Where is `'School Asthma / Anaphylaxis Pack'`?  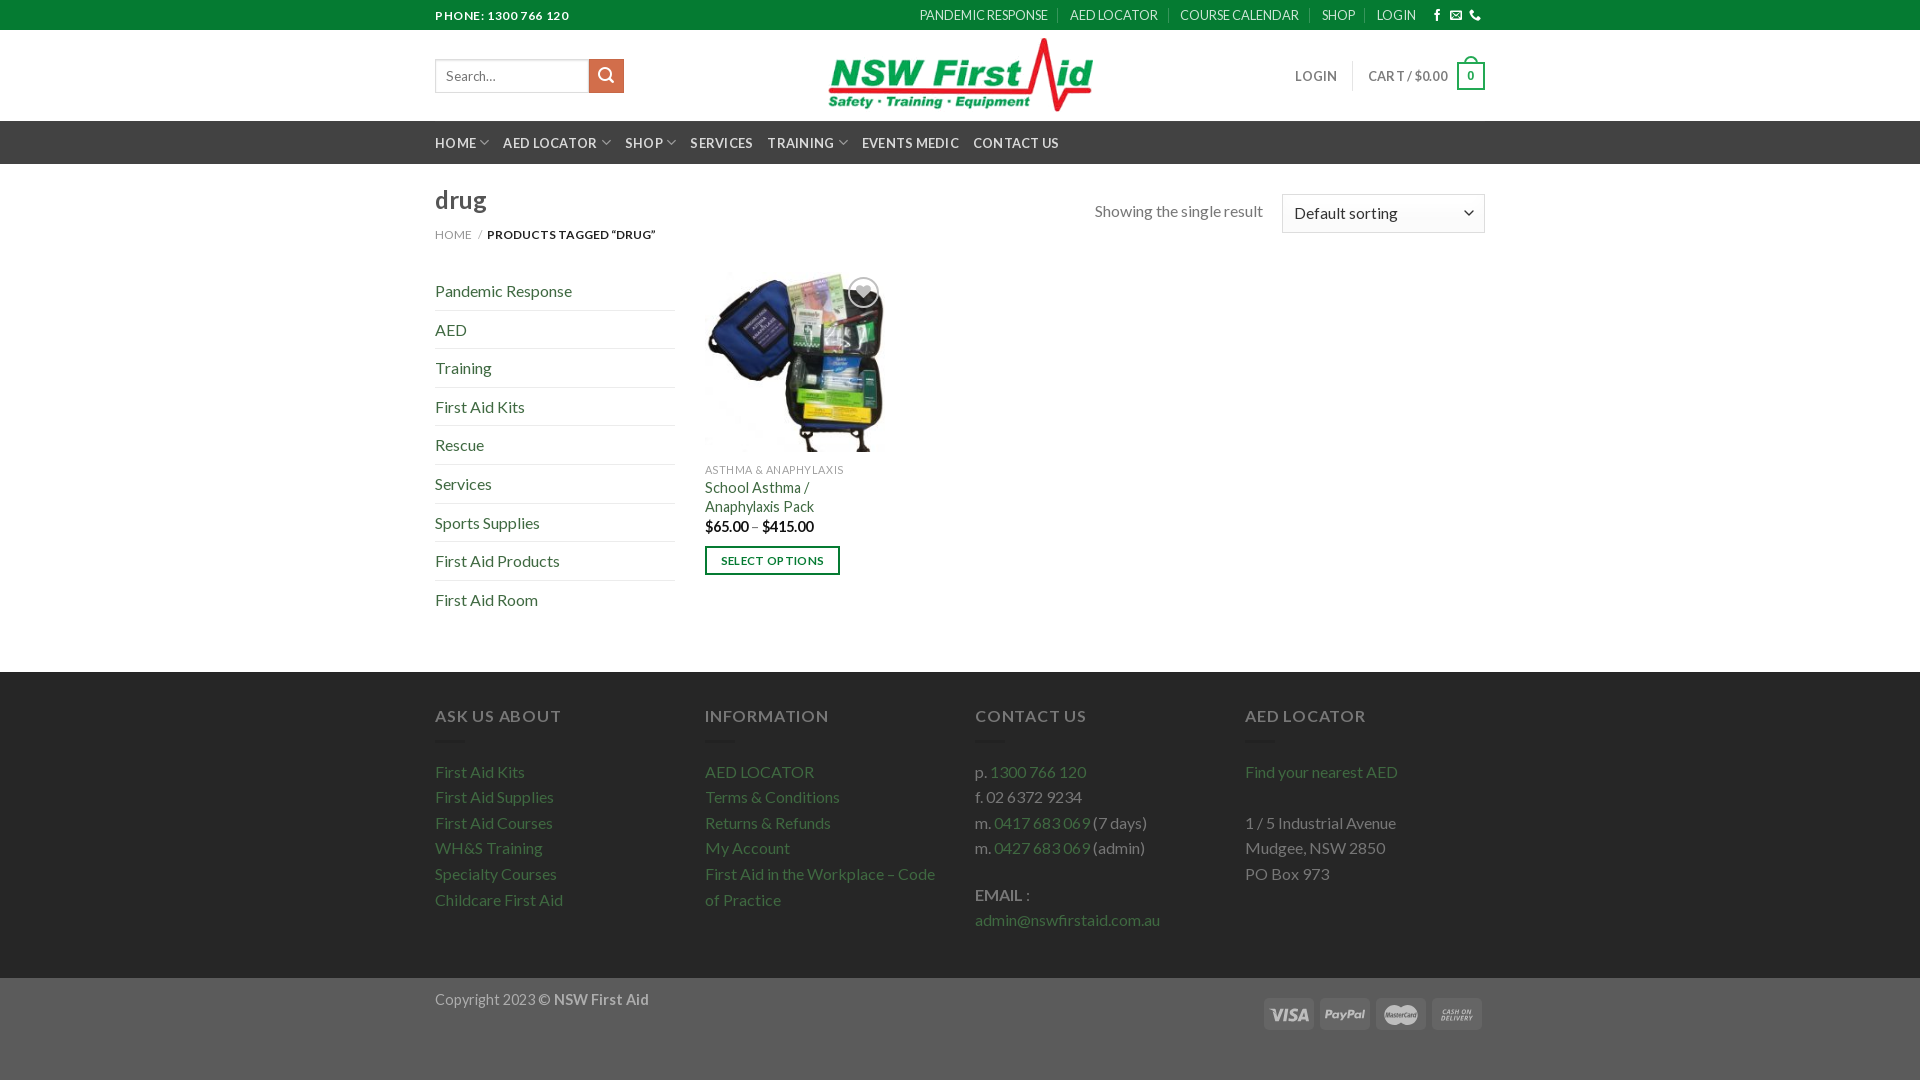 'School Asthma / Anaphylaxis Pack' is located at coordinates (786, 496).